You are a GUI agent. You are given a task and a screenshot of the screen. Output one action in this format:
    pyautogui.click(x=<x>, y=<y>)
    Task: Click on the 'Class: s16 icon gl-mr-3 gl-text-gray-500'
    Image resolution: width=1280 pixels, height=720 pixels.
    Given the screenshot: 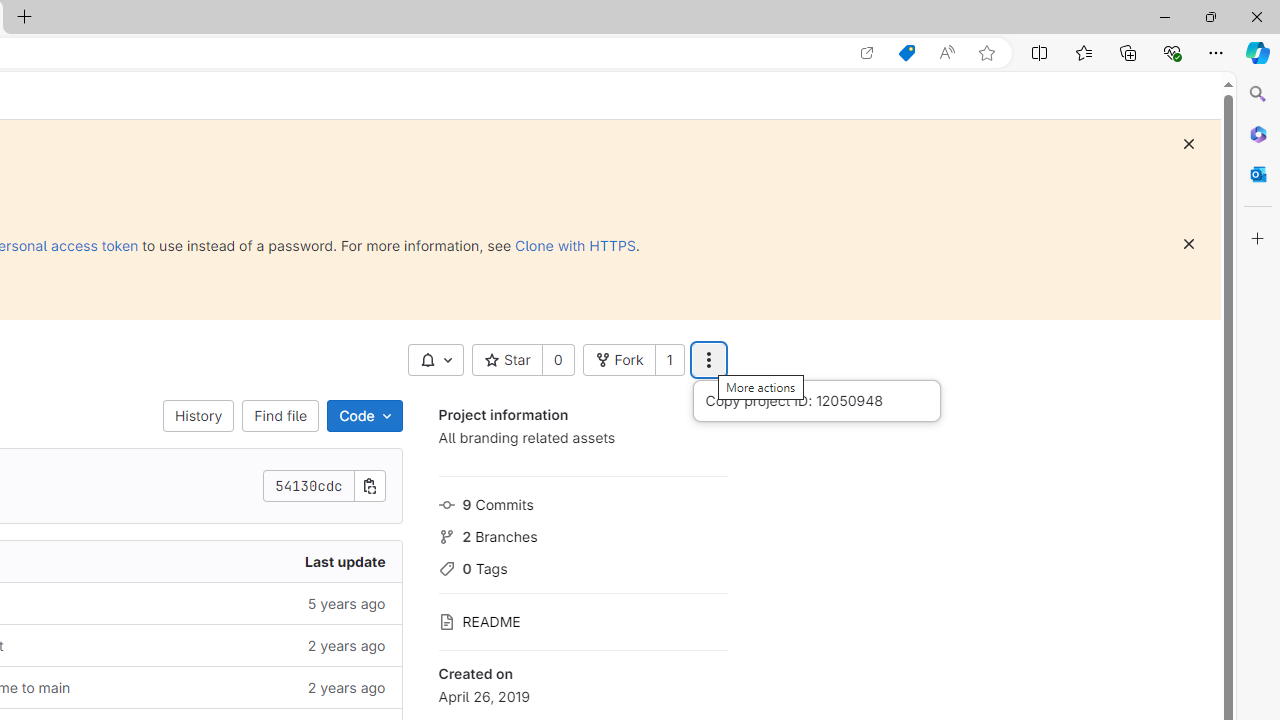 What is the action you would take?
    pyautogui.click(x=445, y=621)
    